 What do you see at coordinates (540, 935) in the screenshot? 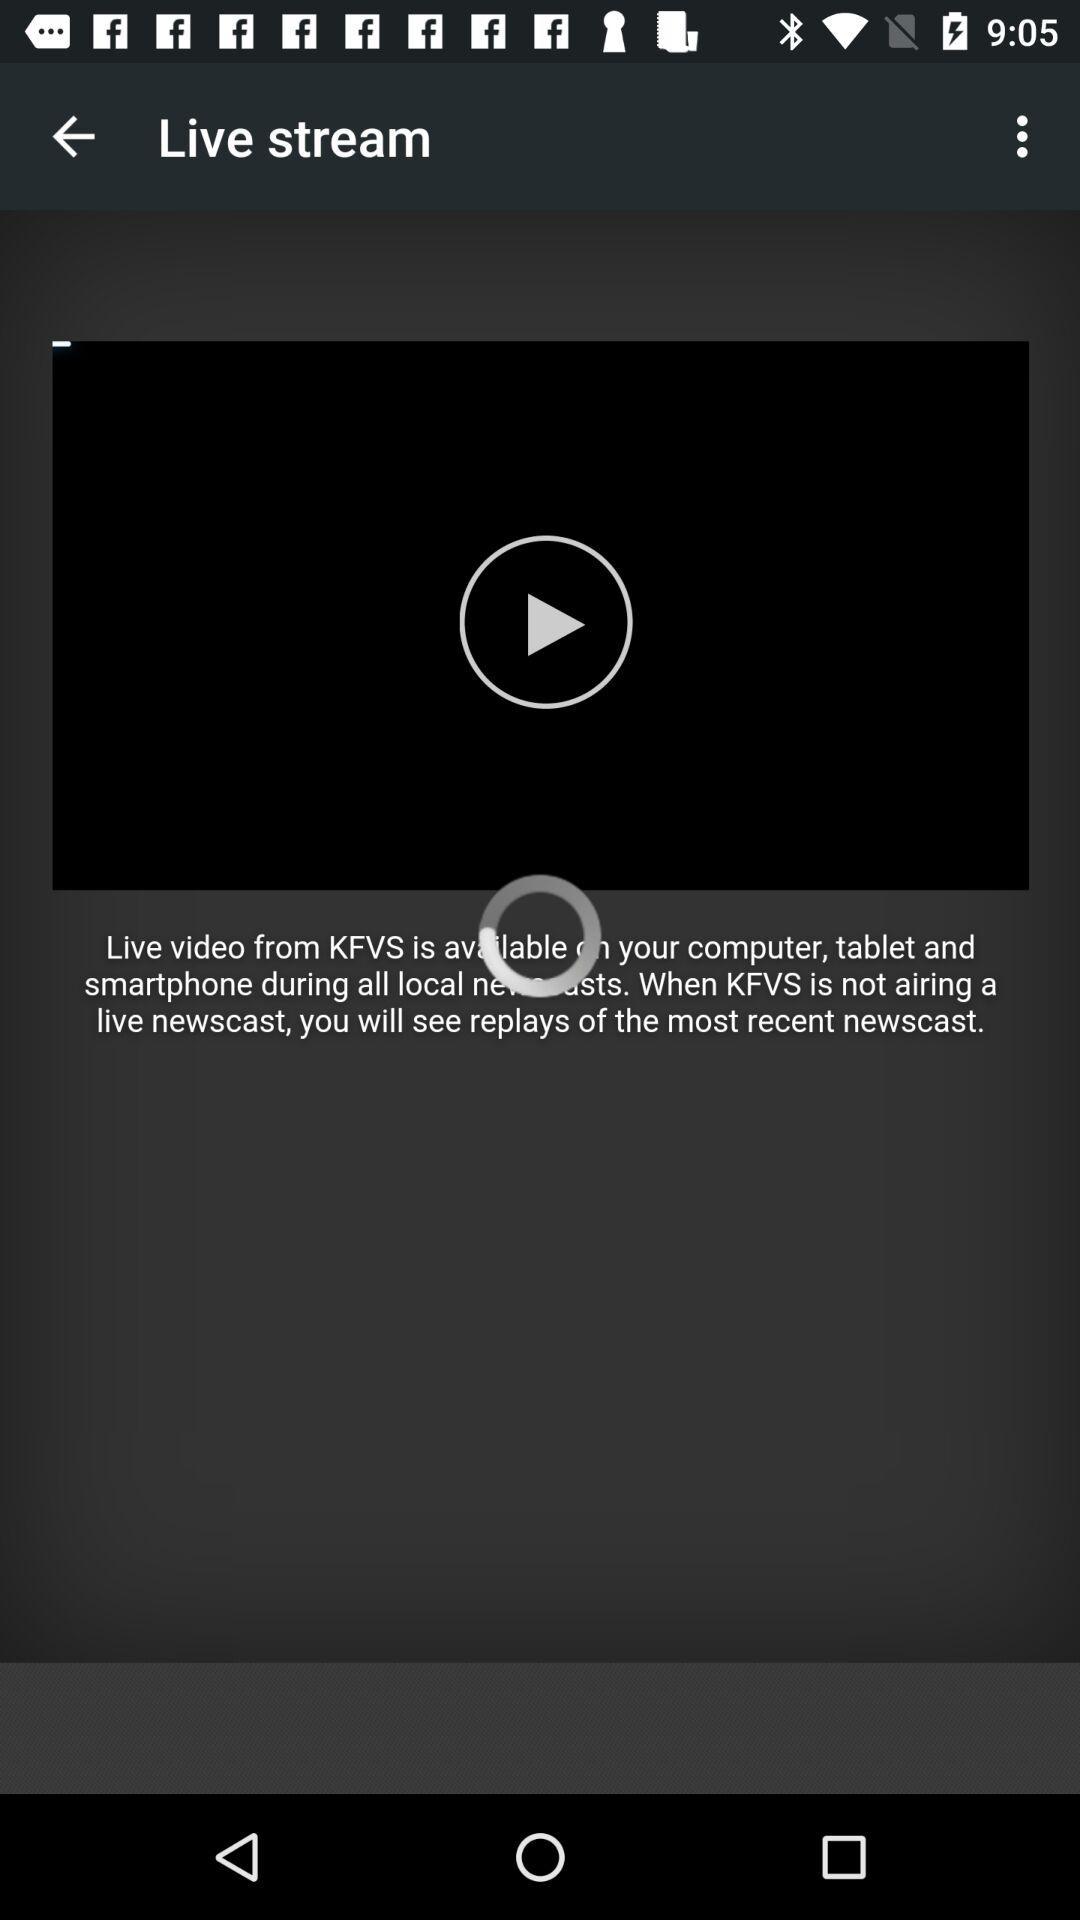
I see `field` at bounding box center [540, 935].